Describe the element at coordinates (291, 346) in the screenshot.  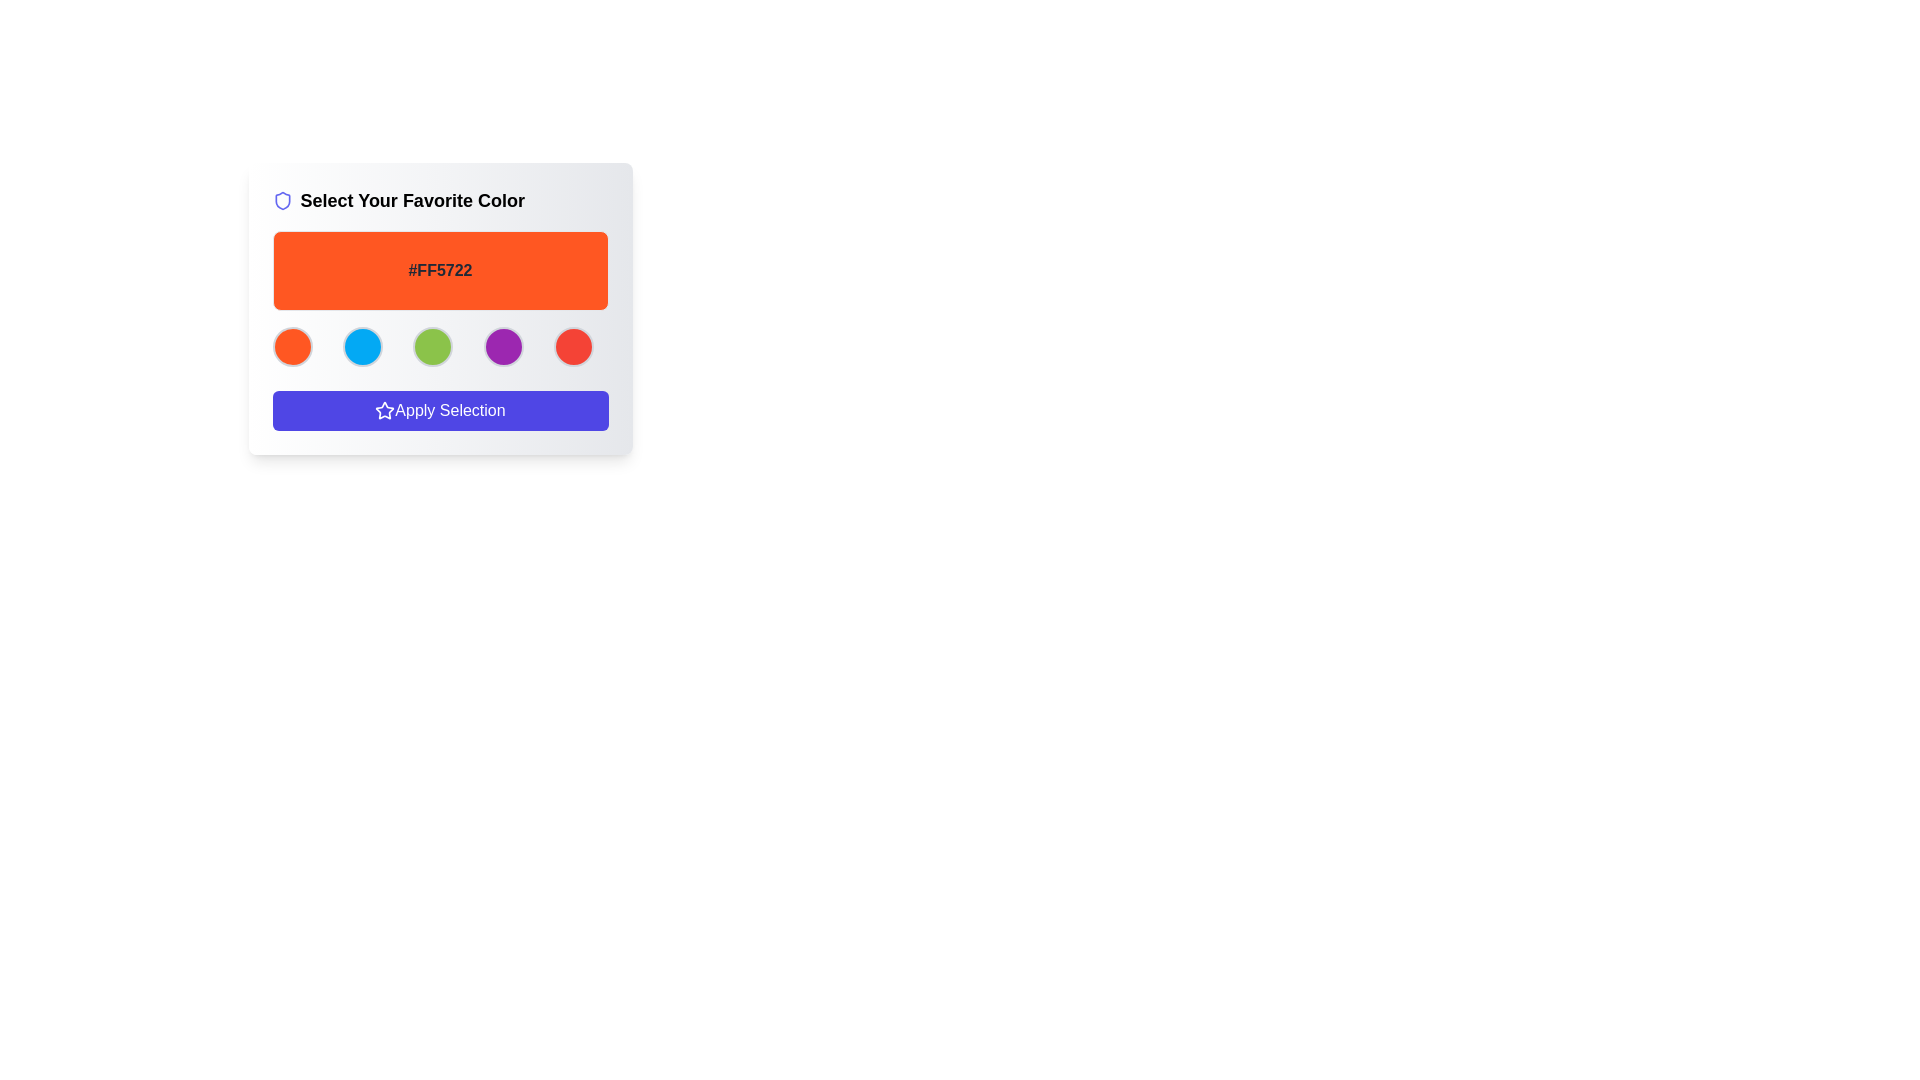
I see `the leftmost circular button for selecting the orange color option` at that location.